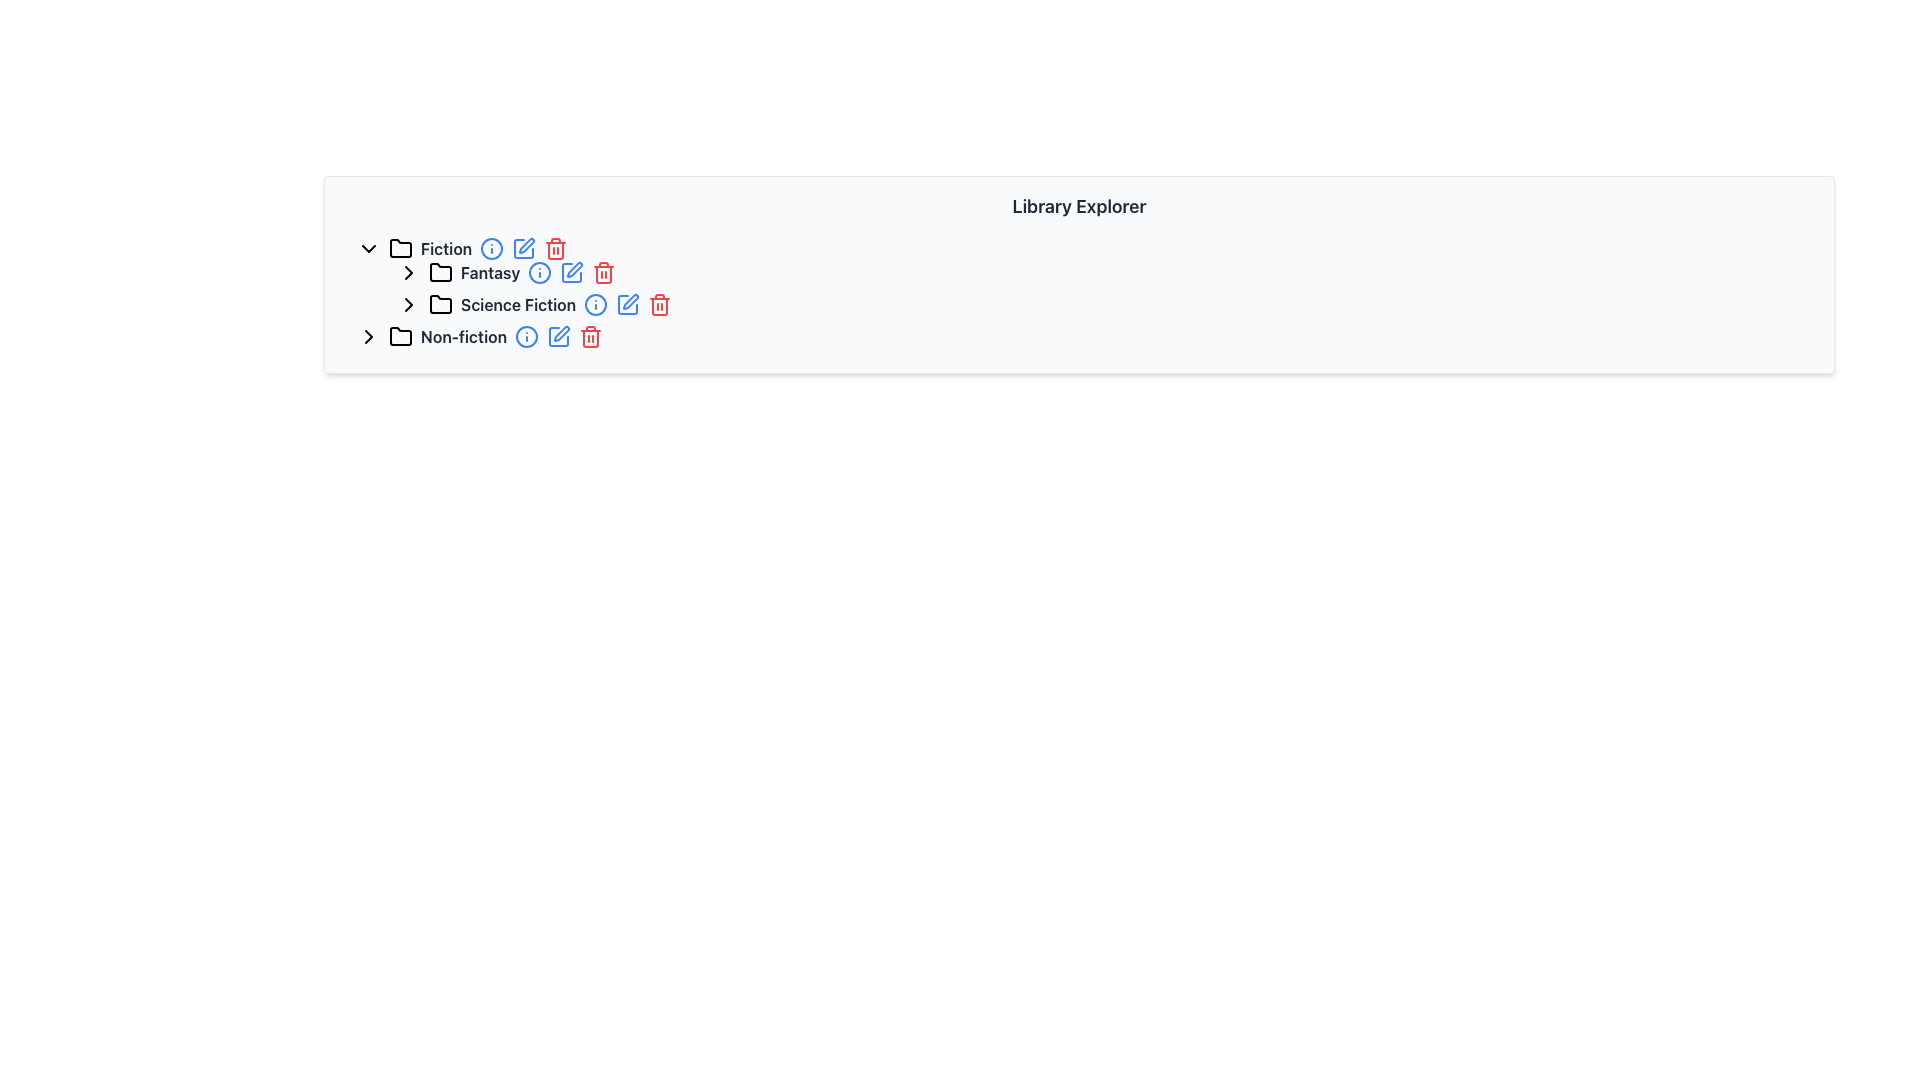  I want to click on the Toggle Button (Arrow Icon) located at the leftmost side of the 'Fiction' titled row, so click(369, 248).